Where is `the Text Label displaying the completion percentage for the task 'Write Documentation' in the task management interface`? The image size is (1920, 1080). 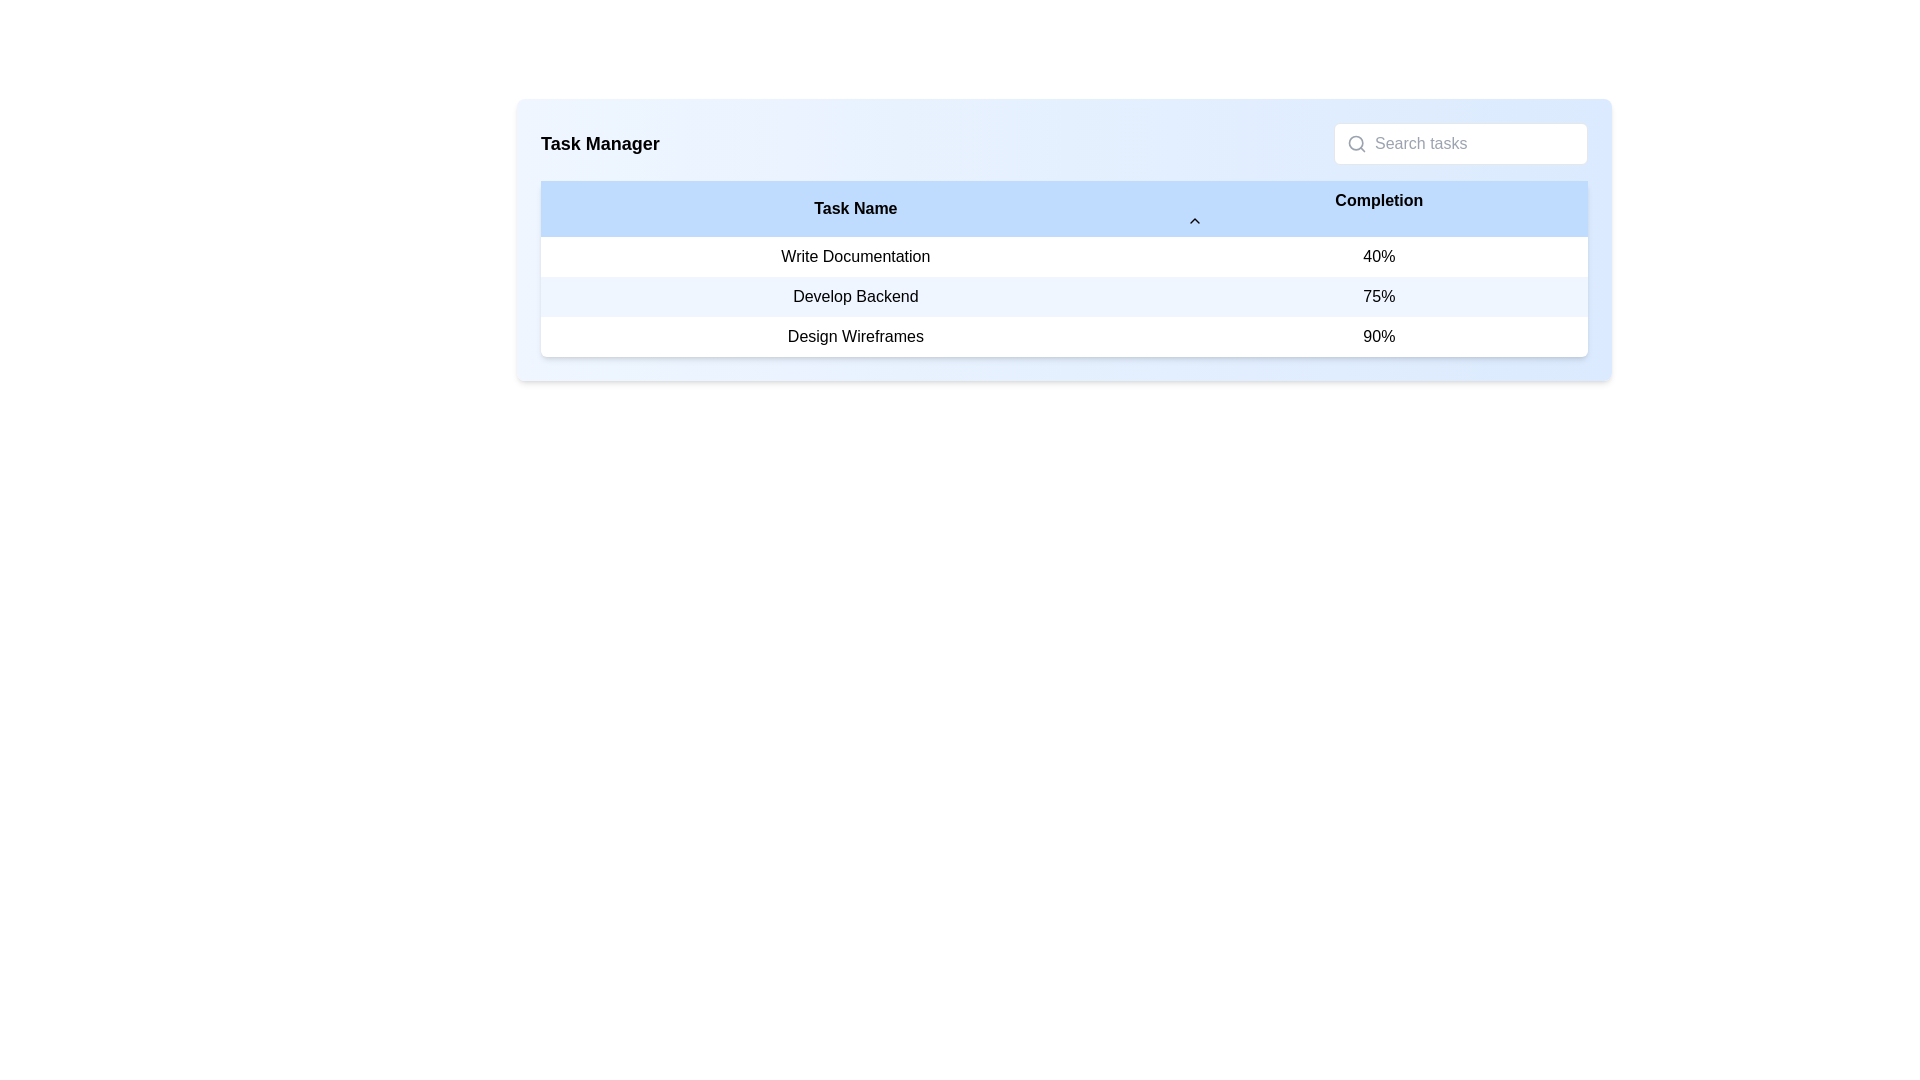
the Text Label displaying the completion percentage for the task 'Write Documentation' in the task management interface is located at coordinates (1378, 256).